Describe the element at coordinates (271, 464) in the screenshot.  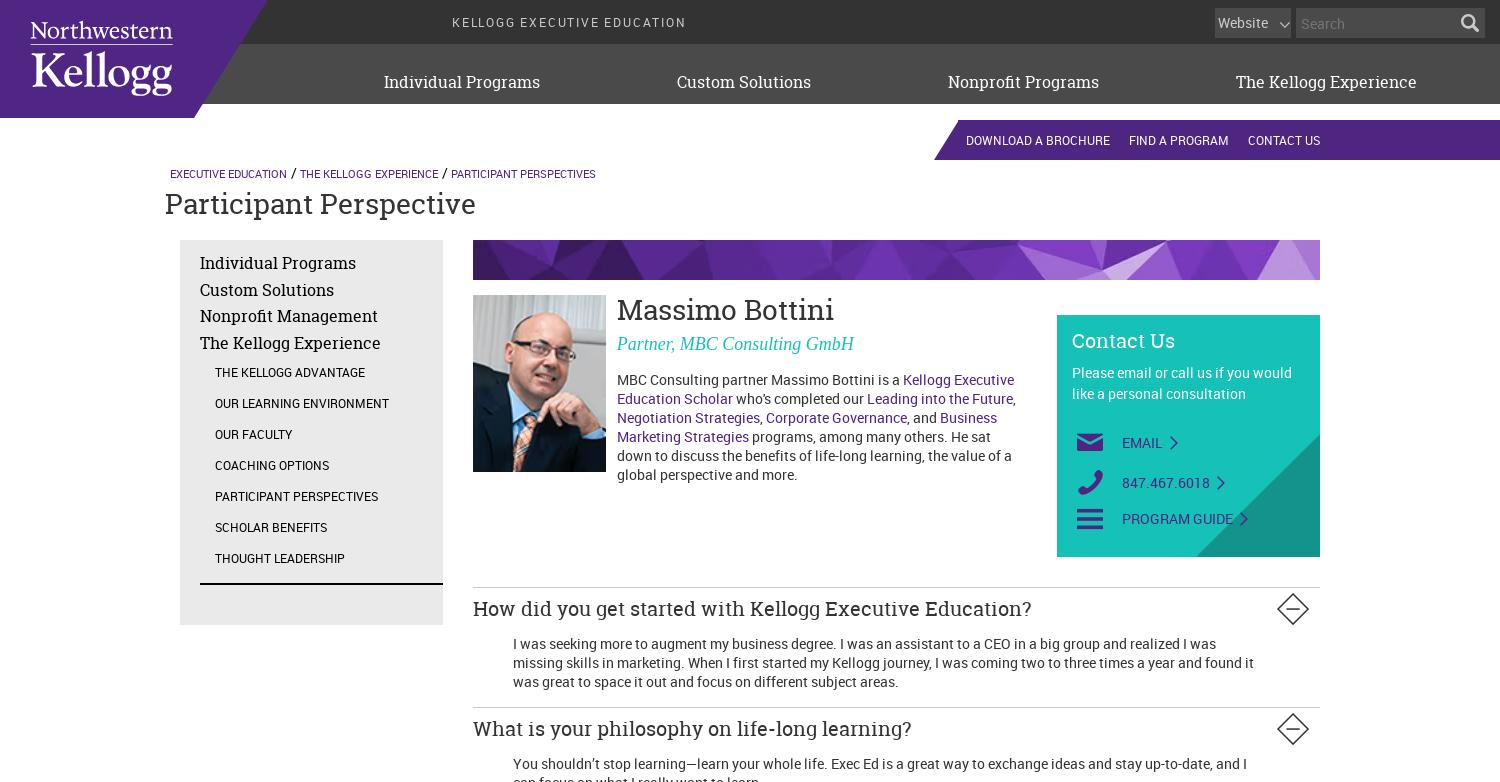
I see `'Coaching Options'` at that location.